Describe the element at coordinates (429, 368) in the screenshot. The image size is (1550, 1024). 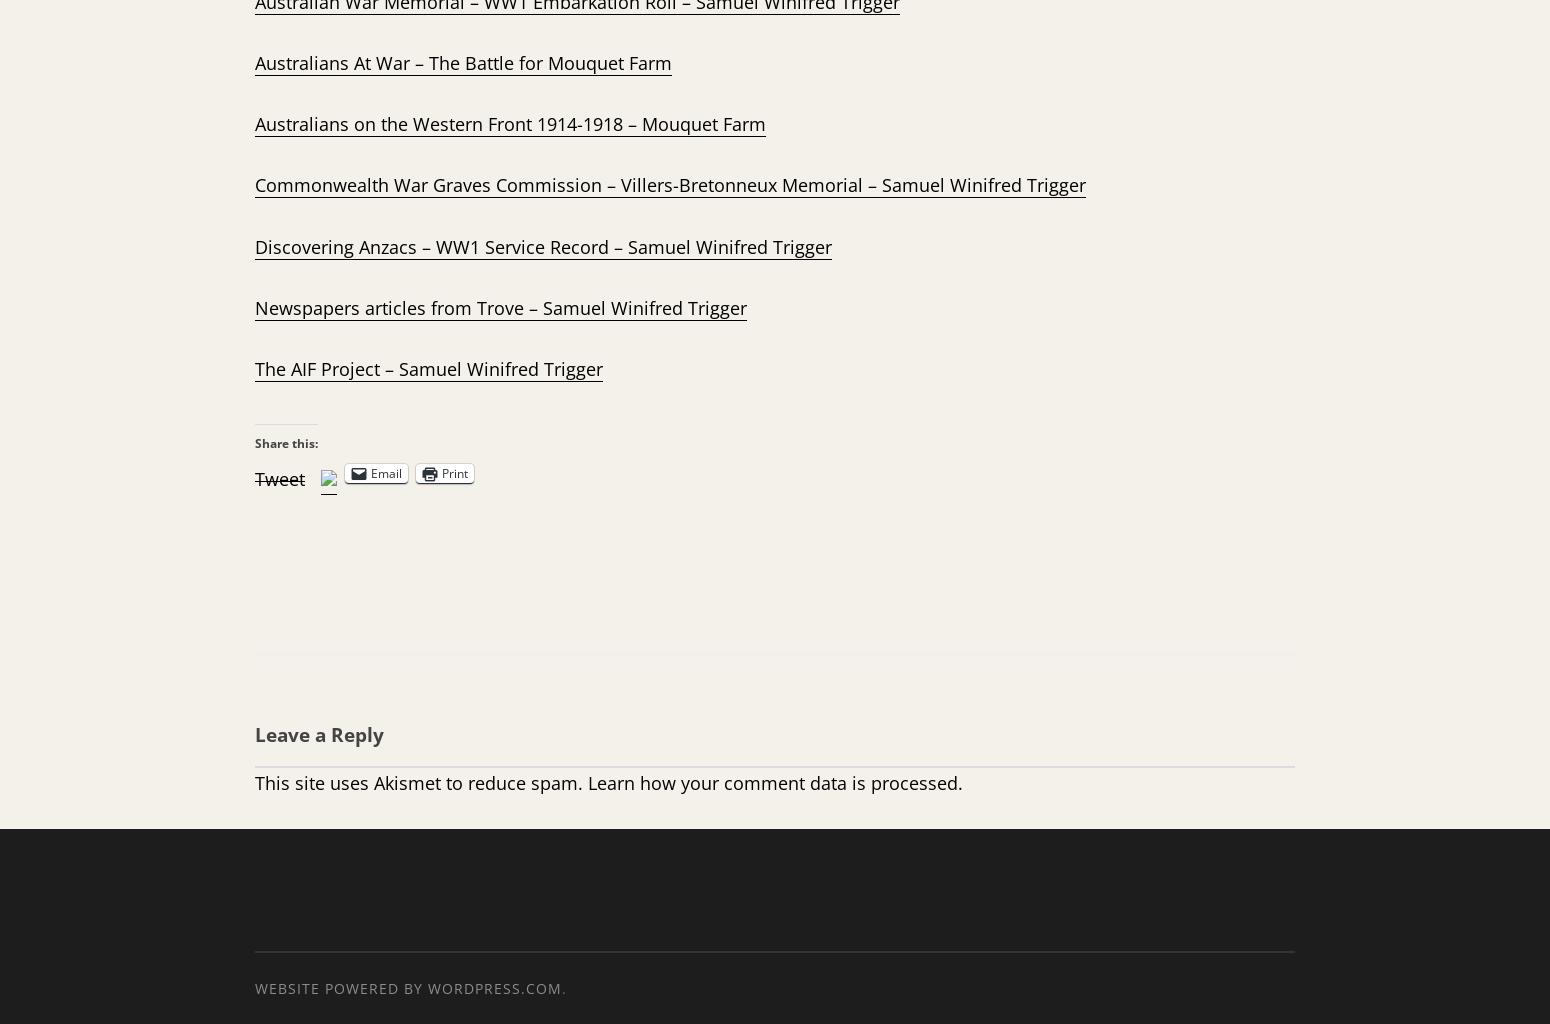
I see `'The AIF Project – Samuel Winifred Trigger'` at that location.